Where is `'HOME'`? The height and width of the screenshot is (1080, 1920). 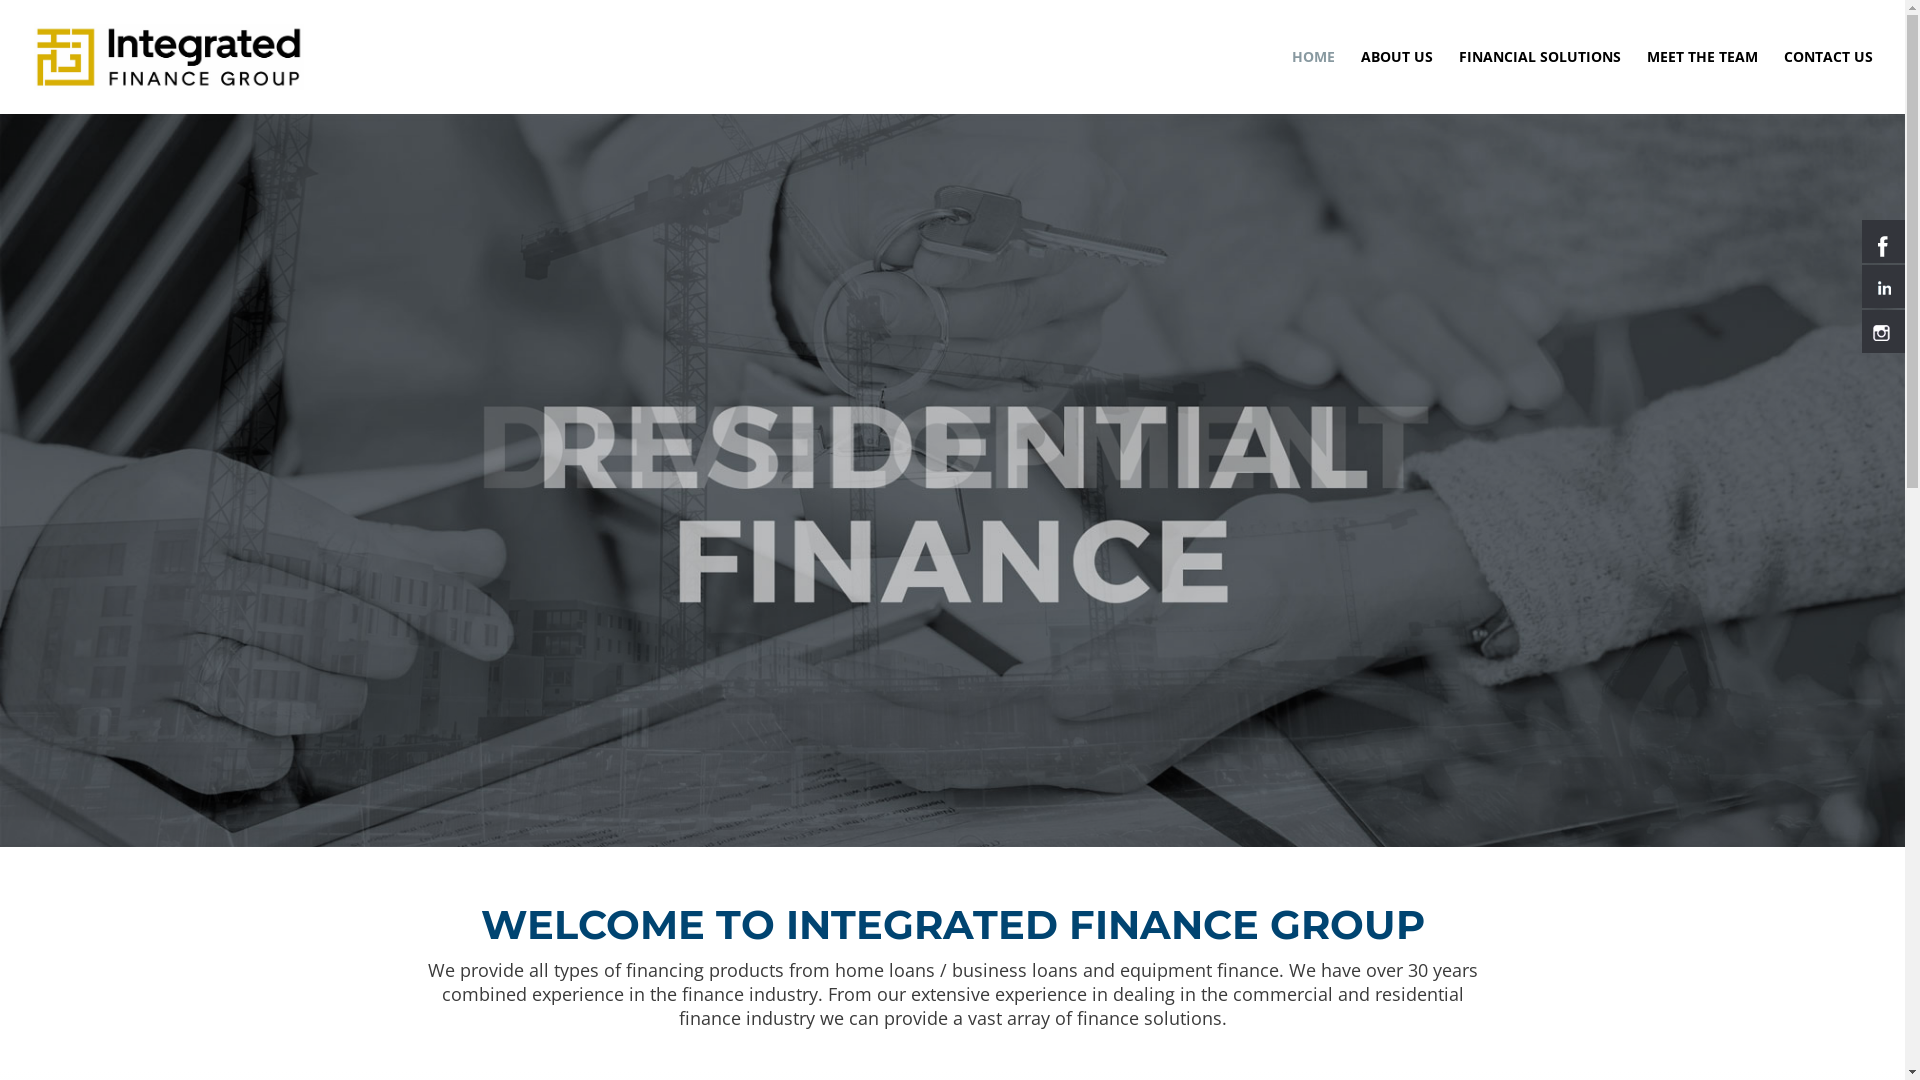 'HOME' is located at coordinates (1313, 80).